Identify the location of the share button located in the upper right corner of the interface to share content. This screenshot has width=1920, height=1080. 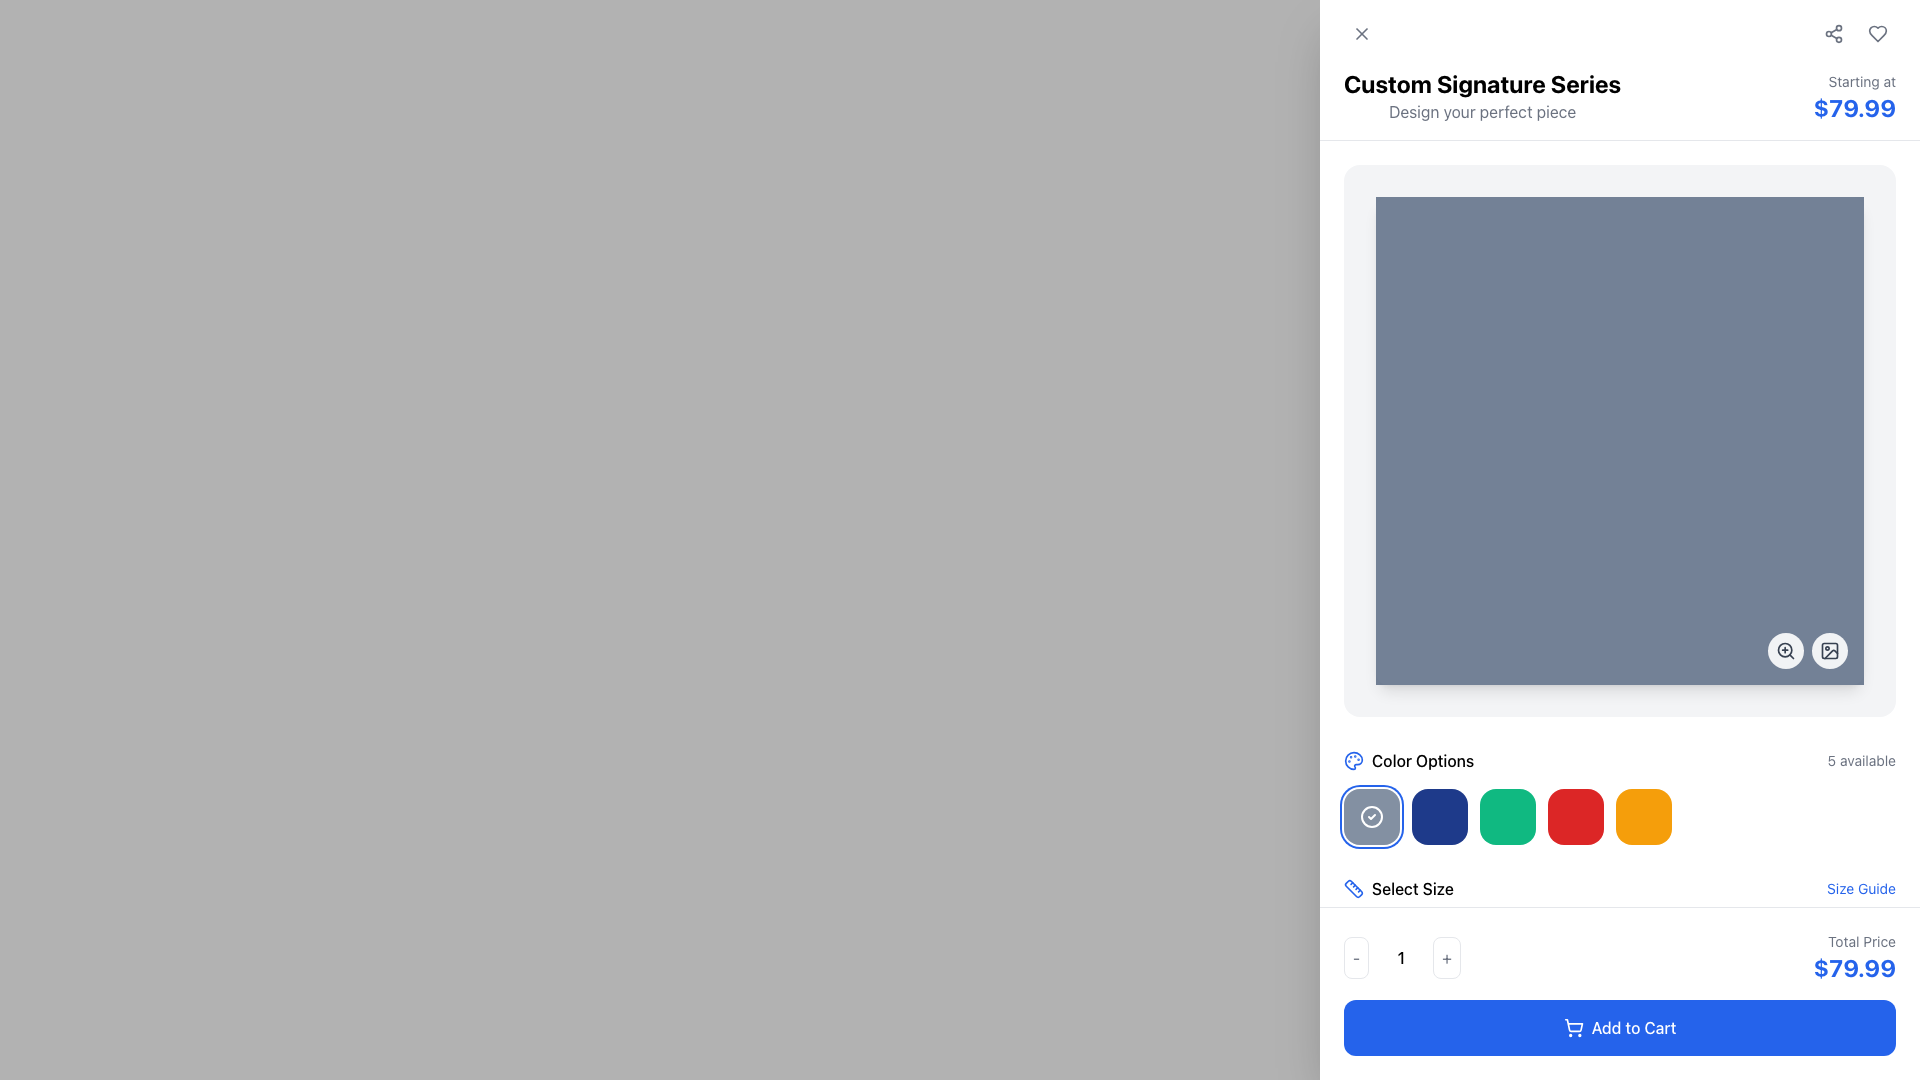
(1833, 34).